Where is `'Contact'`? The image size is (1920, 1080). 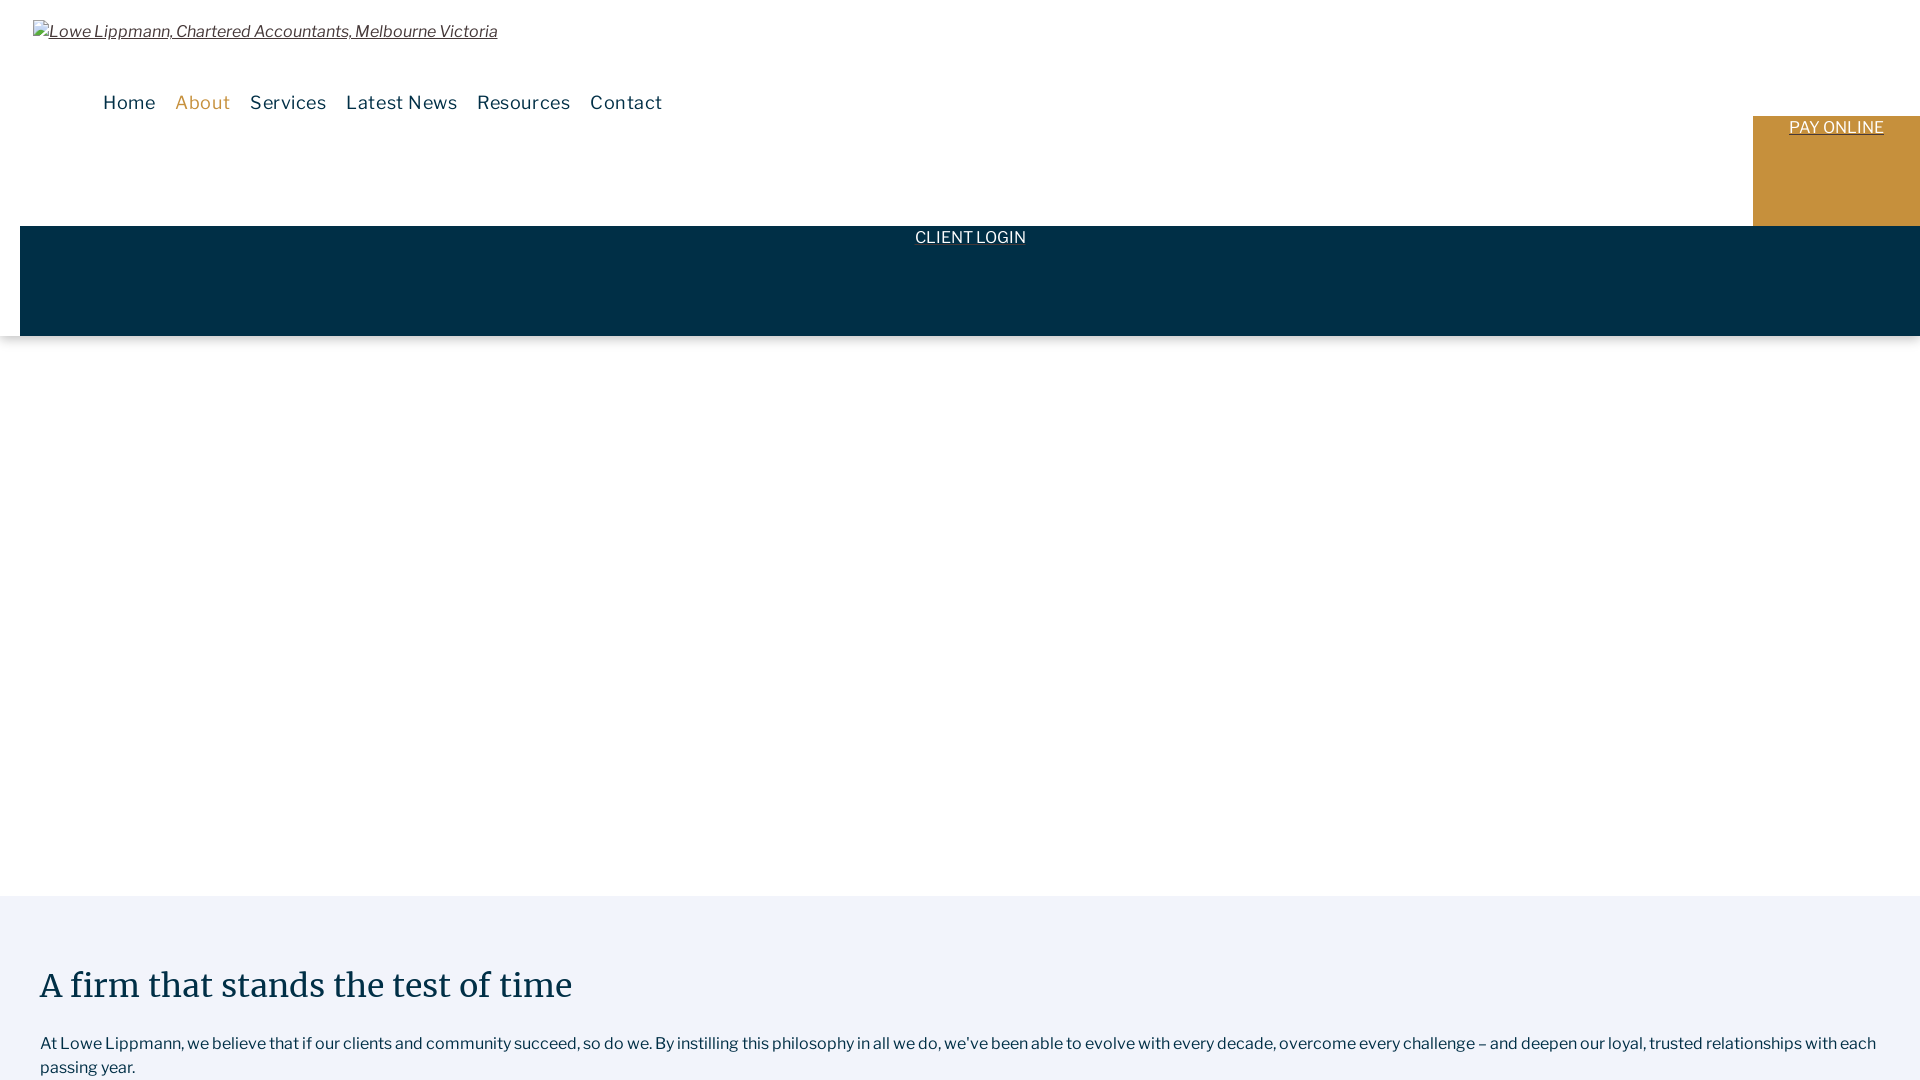
'Contact' is located at coordinates (579, 102).